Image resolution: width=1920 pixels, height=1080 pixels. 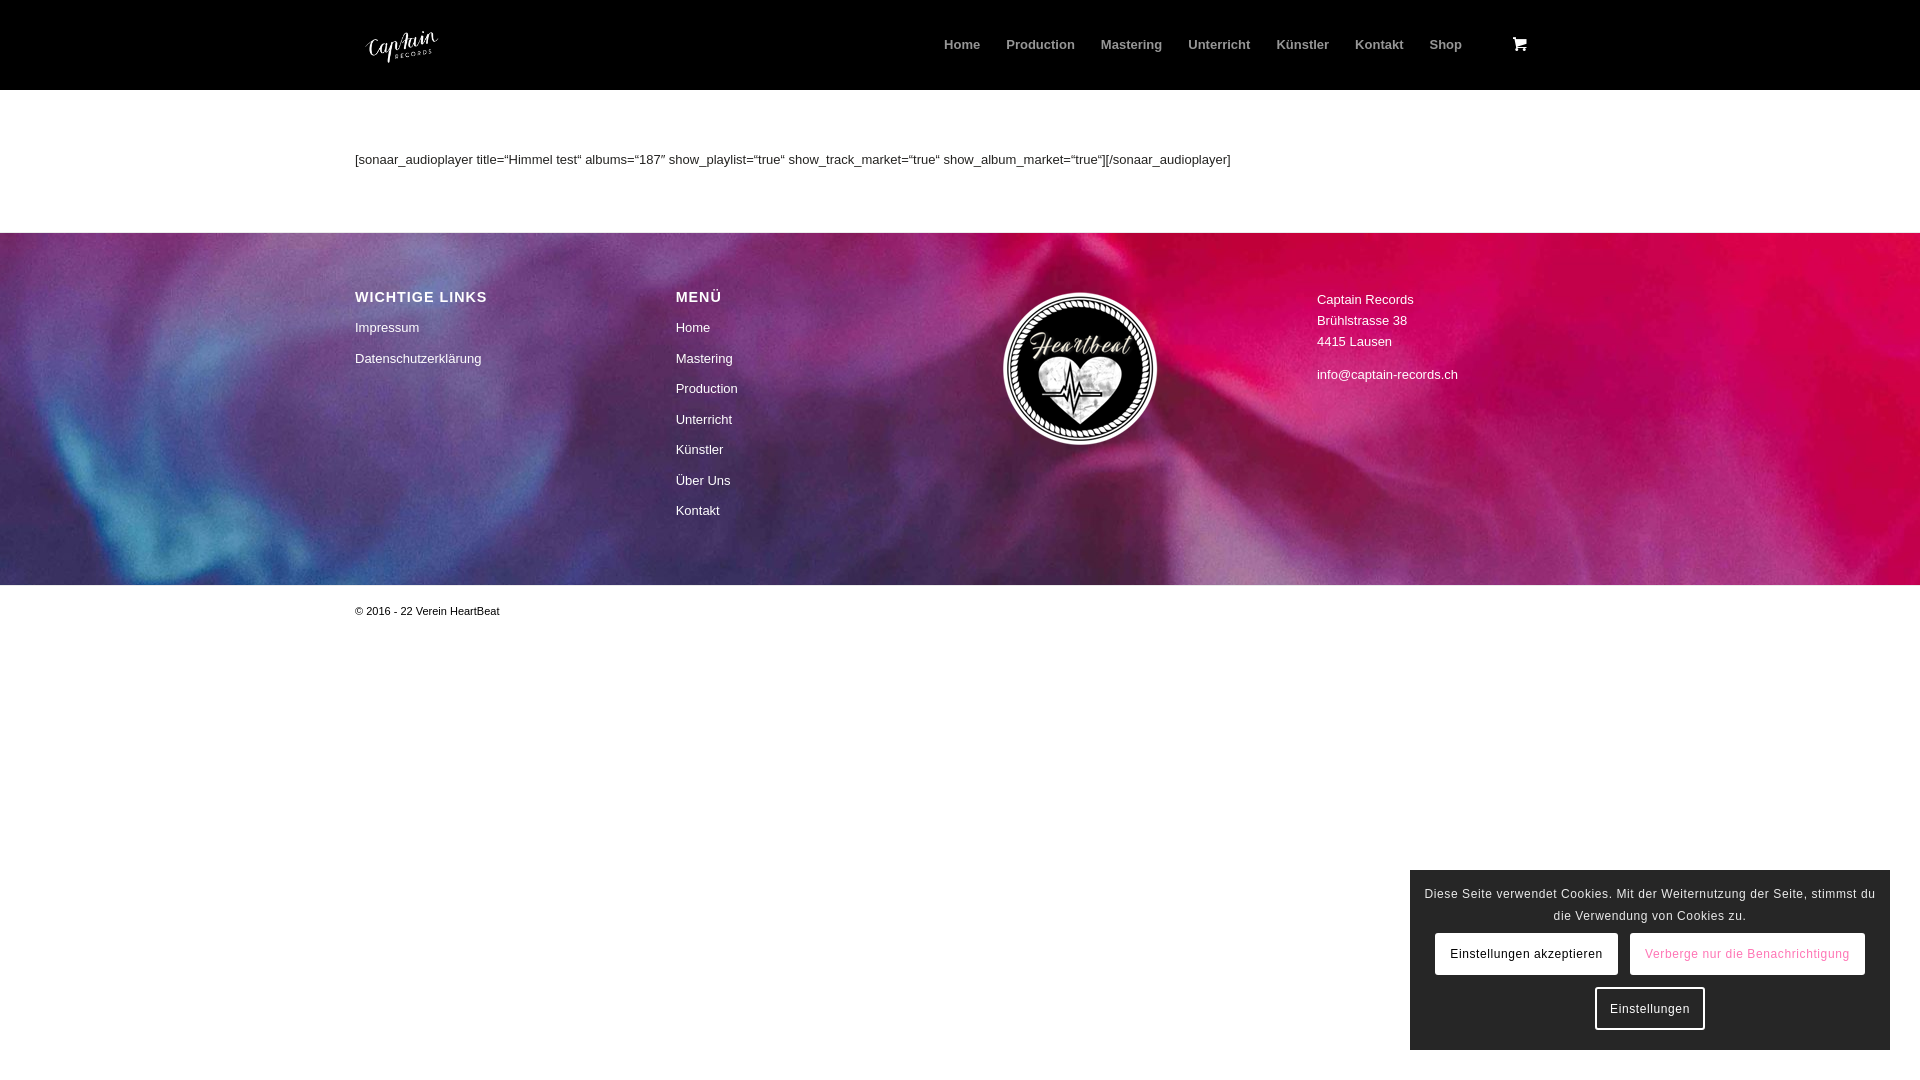 I want to click on 'Impressum', so click(x=478, y=326).